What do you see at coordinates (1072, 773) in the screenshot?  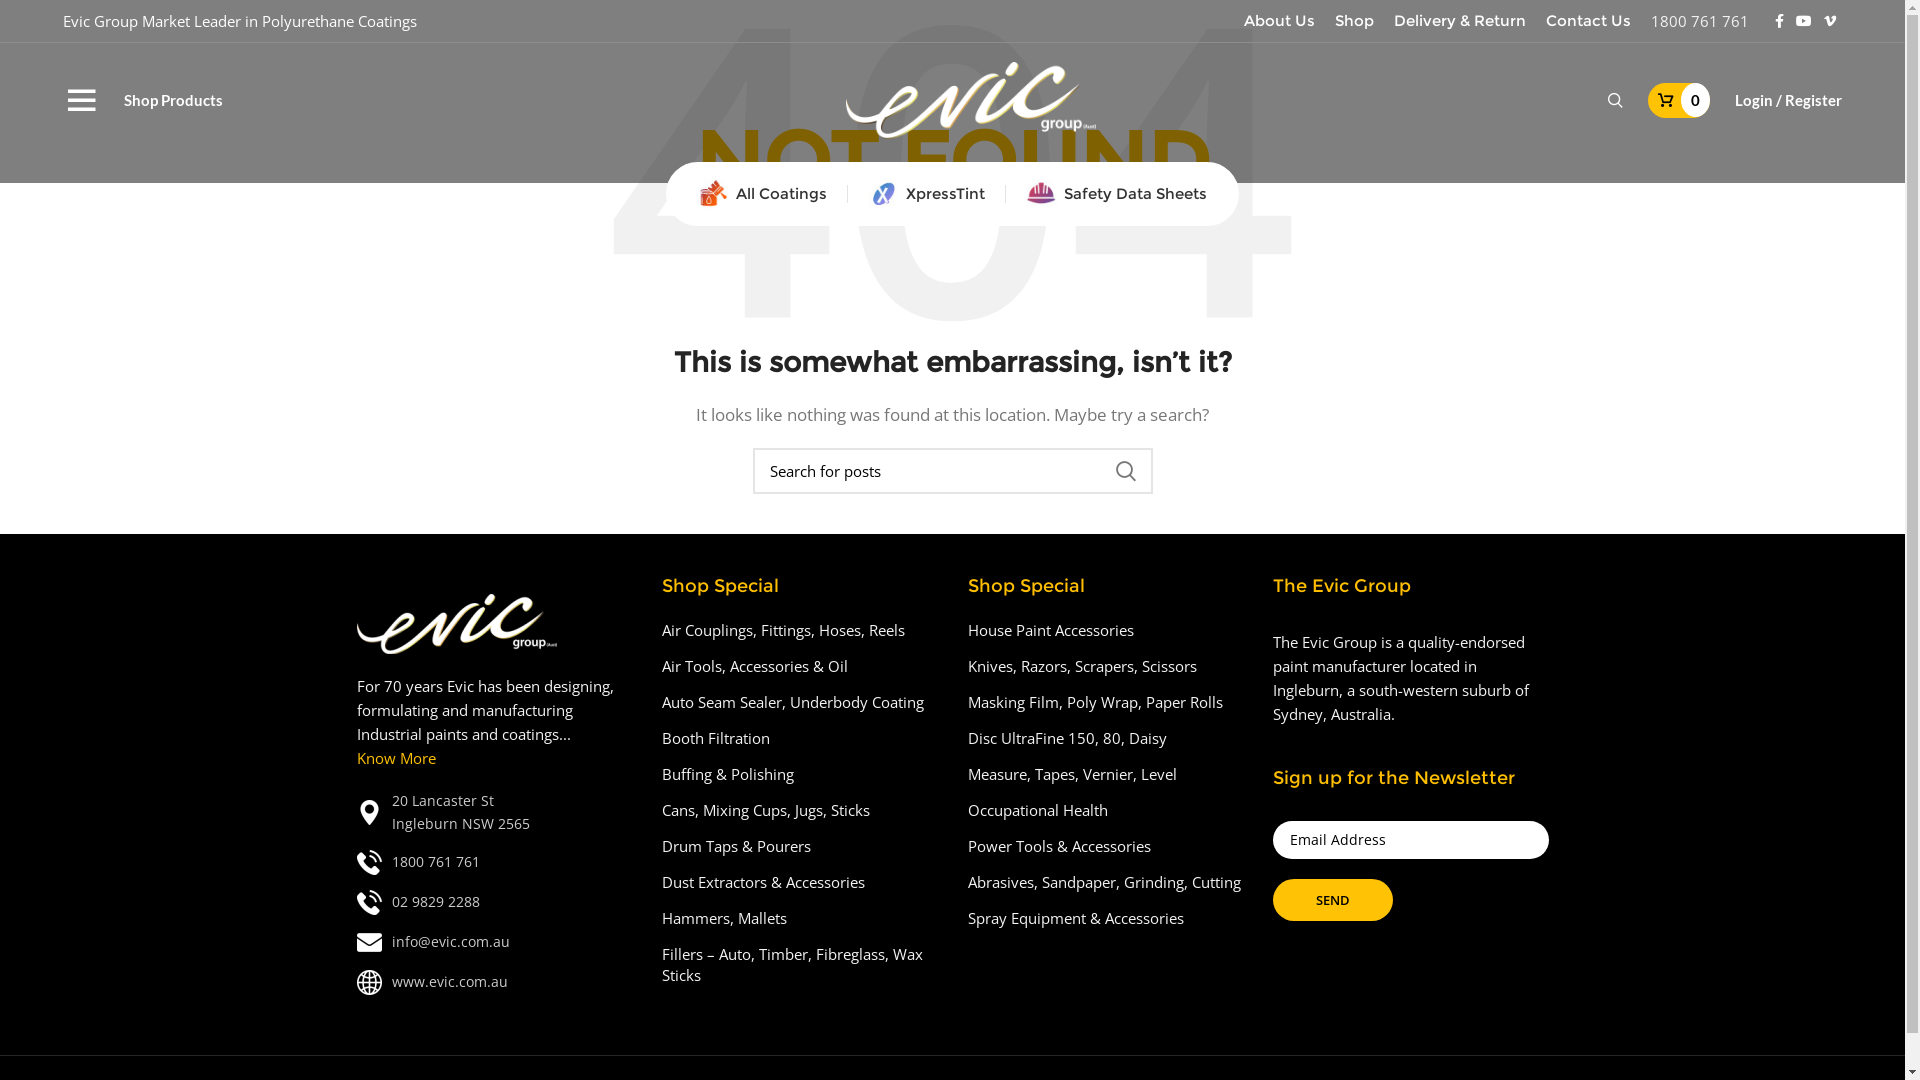 I see `'Measure, Tapes, Vernier, Level'` at bounding box center [1072, 773].